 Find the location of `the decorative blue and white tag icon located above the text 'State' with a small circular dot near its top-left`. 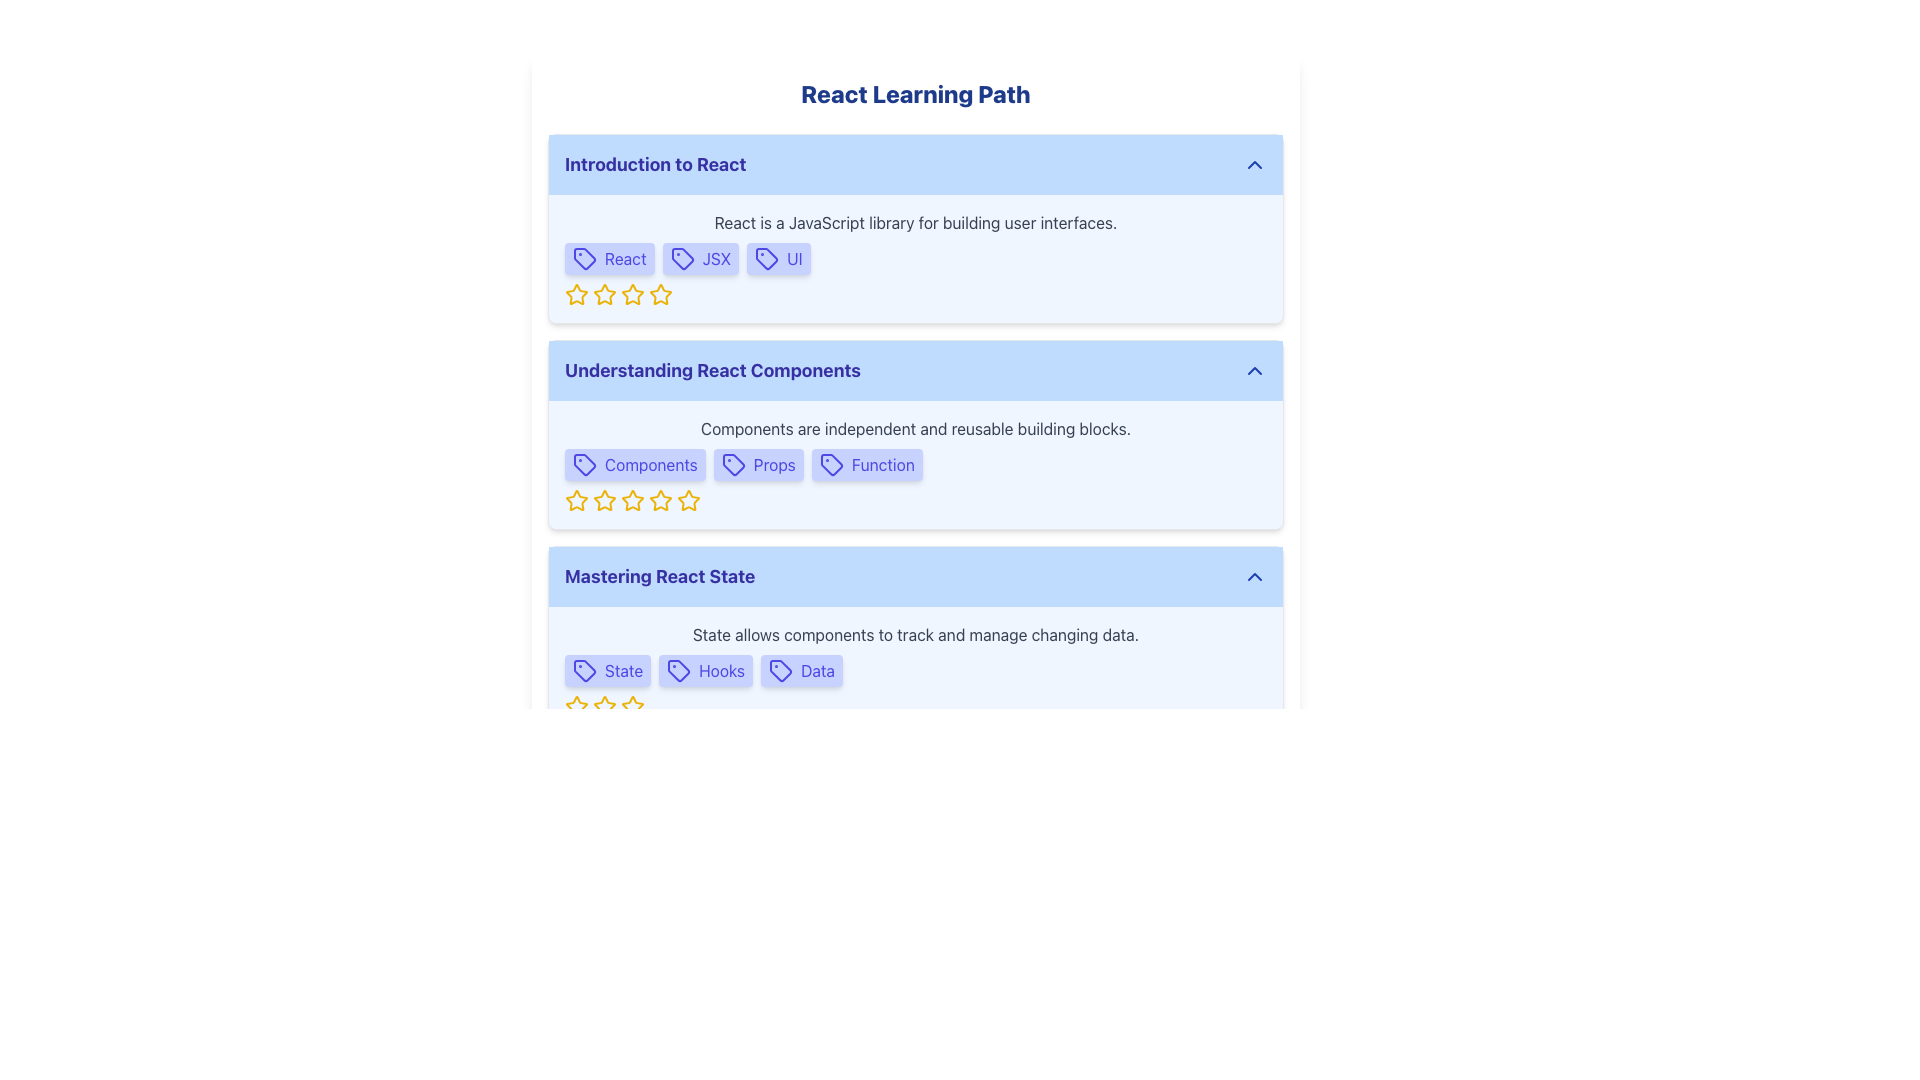

the decorative blue and white tag icon located above the text 'State' with a small circular dot near its top-left is located at coordinates (584, 671).